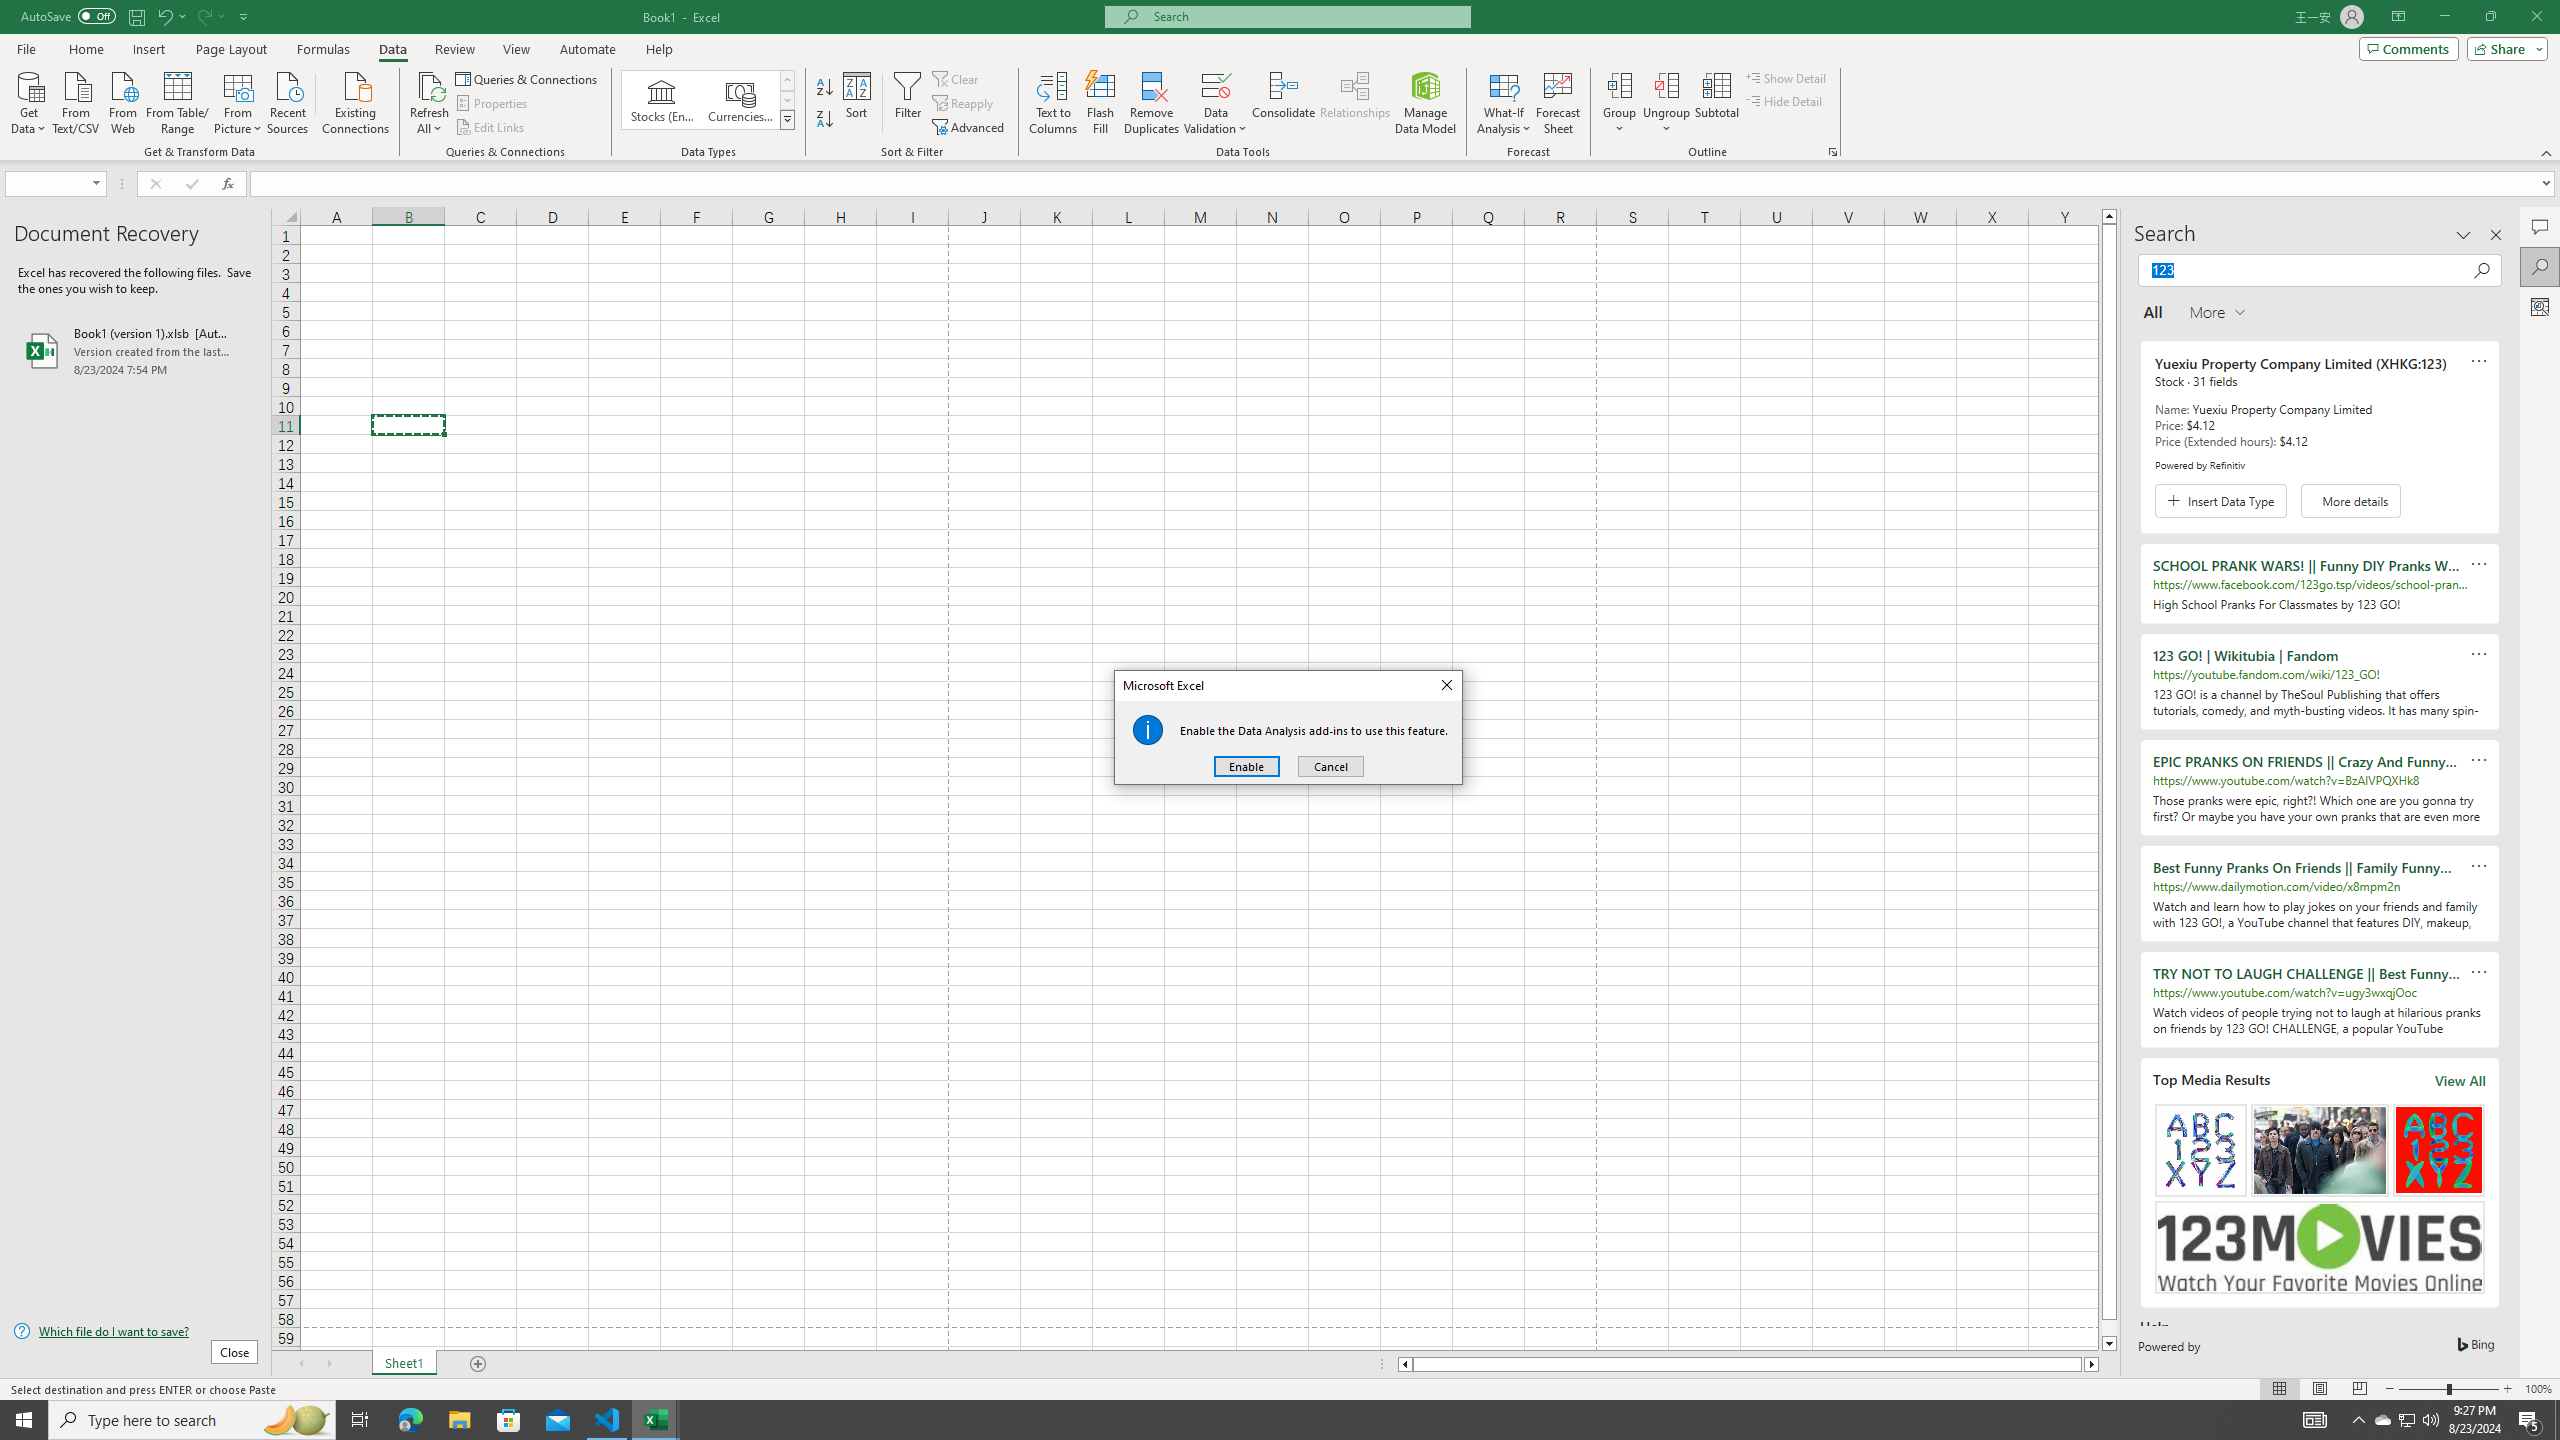  I want to click on 'Microsoft Edge', so click(409, 1418).